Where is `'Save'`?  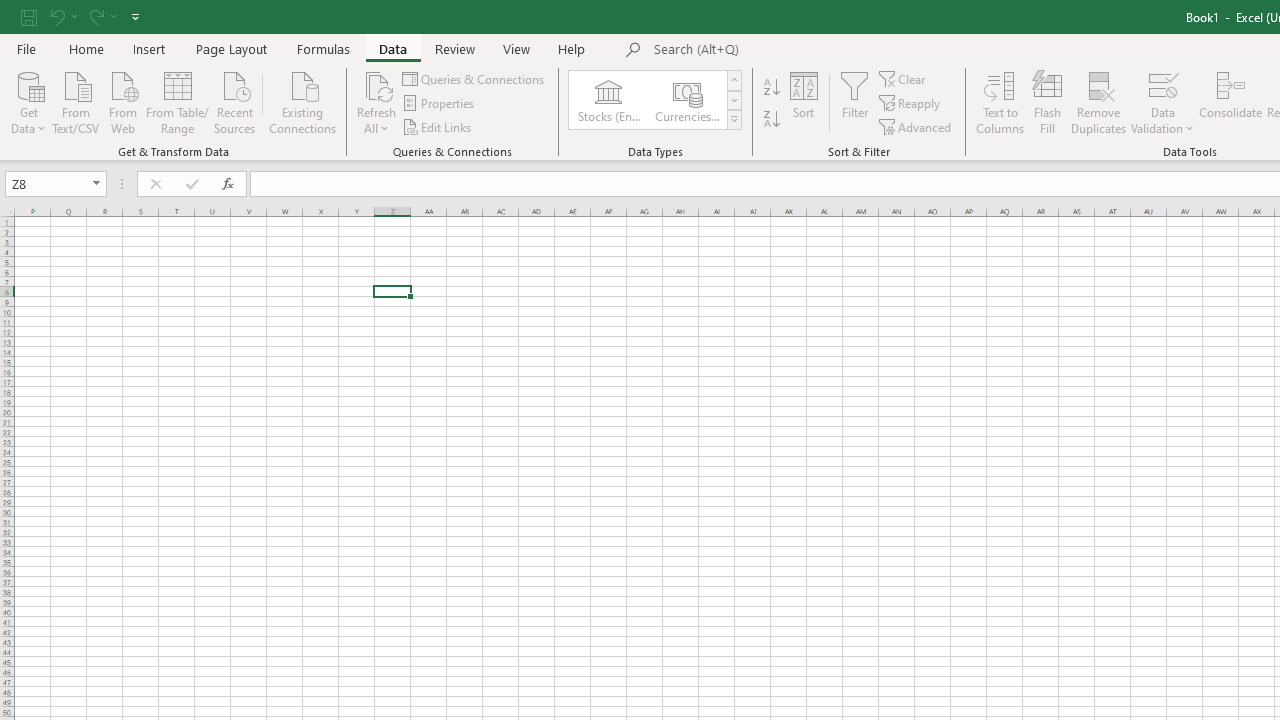 'Save' is located at coordinates (29, 16).